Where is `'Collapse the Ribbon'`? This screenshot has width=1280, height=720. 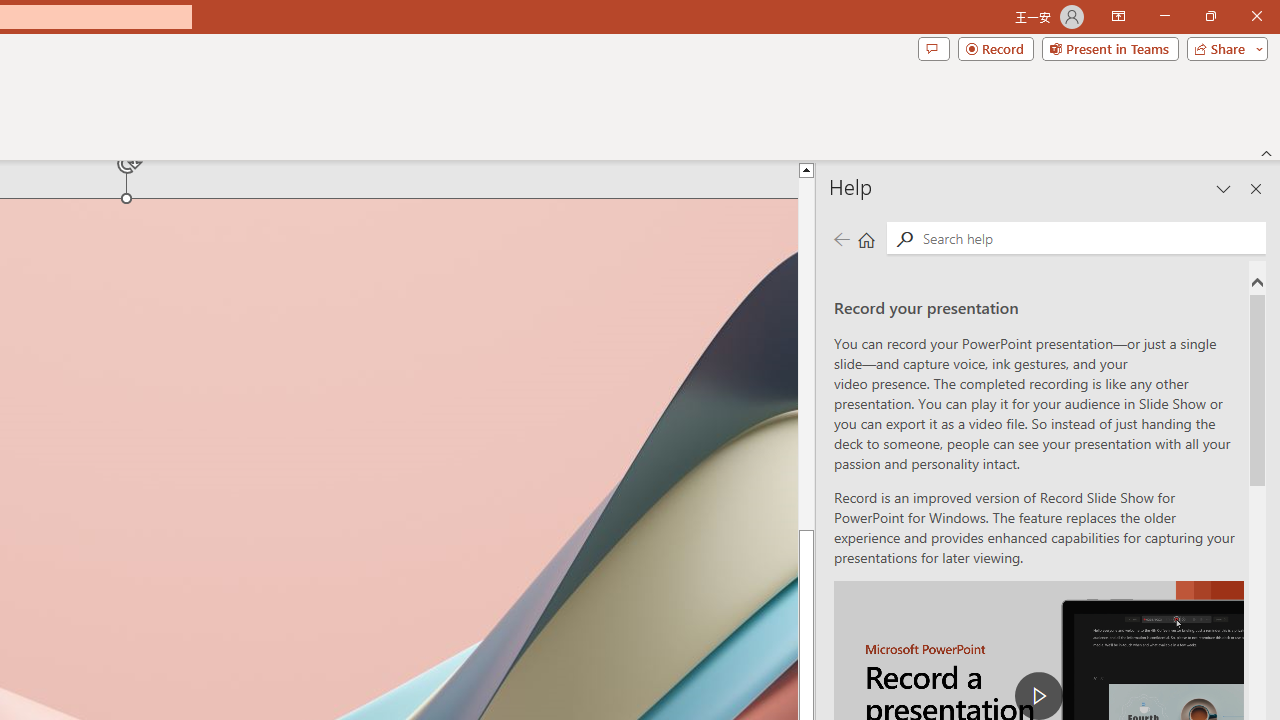 'Collapse the Ribbon' is located at coordinates (1266, 152).